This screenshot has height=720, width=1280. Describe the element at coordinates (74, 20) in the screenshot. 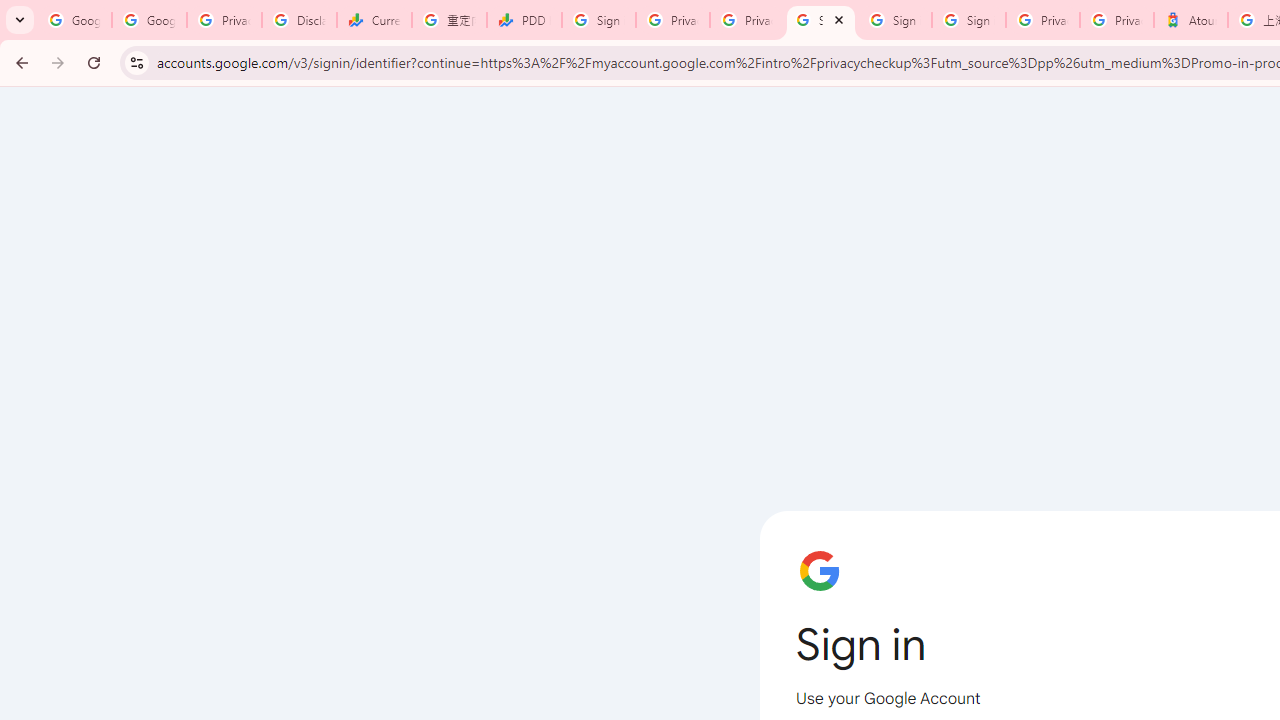

I see `'Google Workspace Admin Community'` at that location.